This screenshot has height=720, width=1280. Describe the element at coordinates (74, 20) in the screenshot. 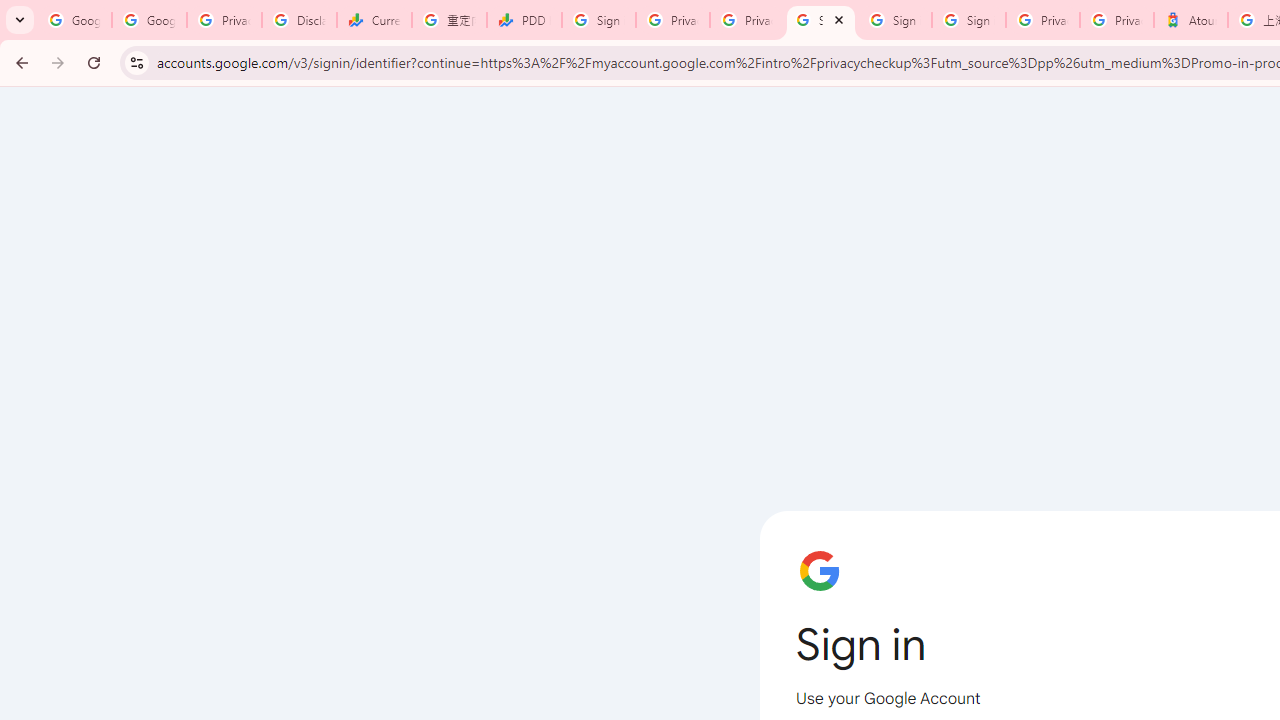

I see `'Google Workspace Admin Community'` at that location.